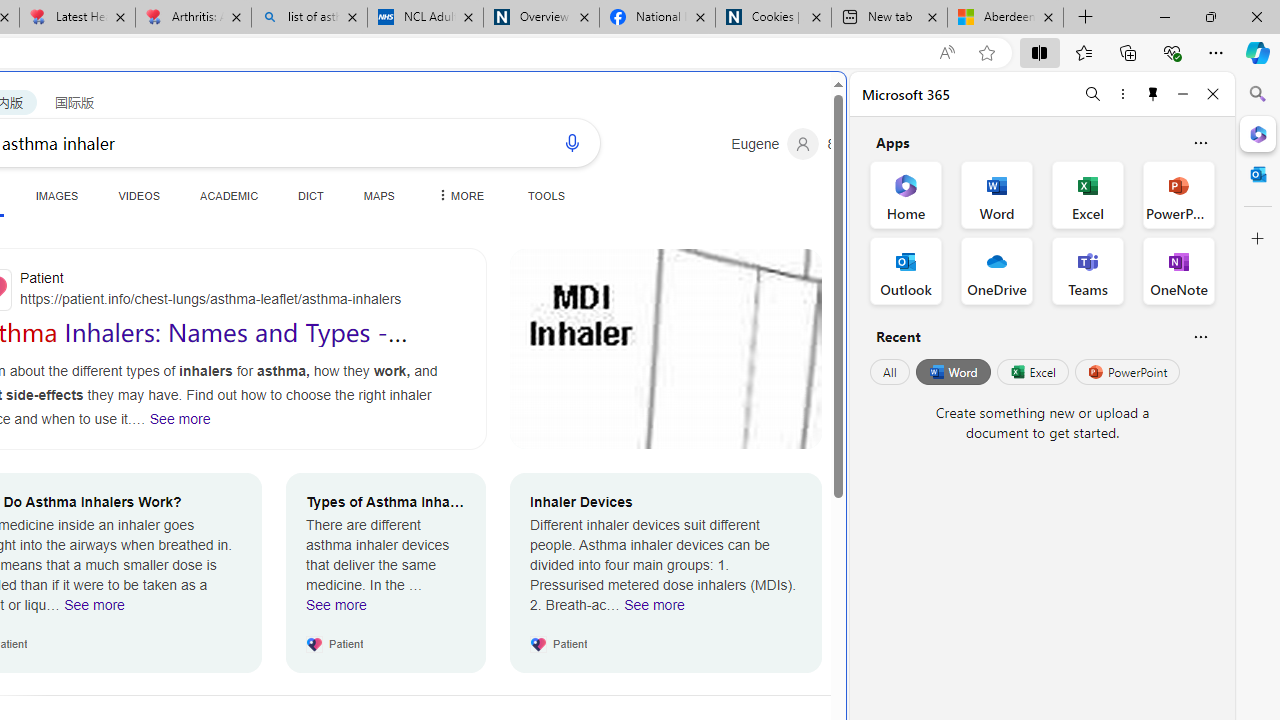 The image size is (1280, 720). I want to click on 'Word Office App', so click(997, 195).